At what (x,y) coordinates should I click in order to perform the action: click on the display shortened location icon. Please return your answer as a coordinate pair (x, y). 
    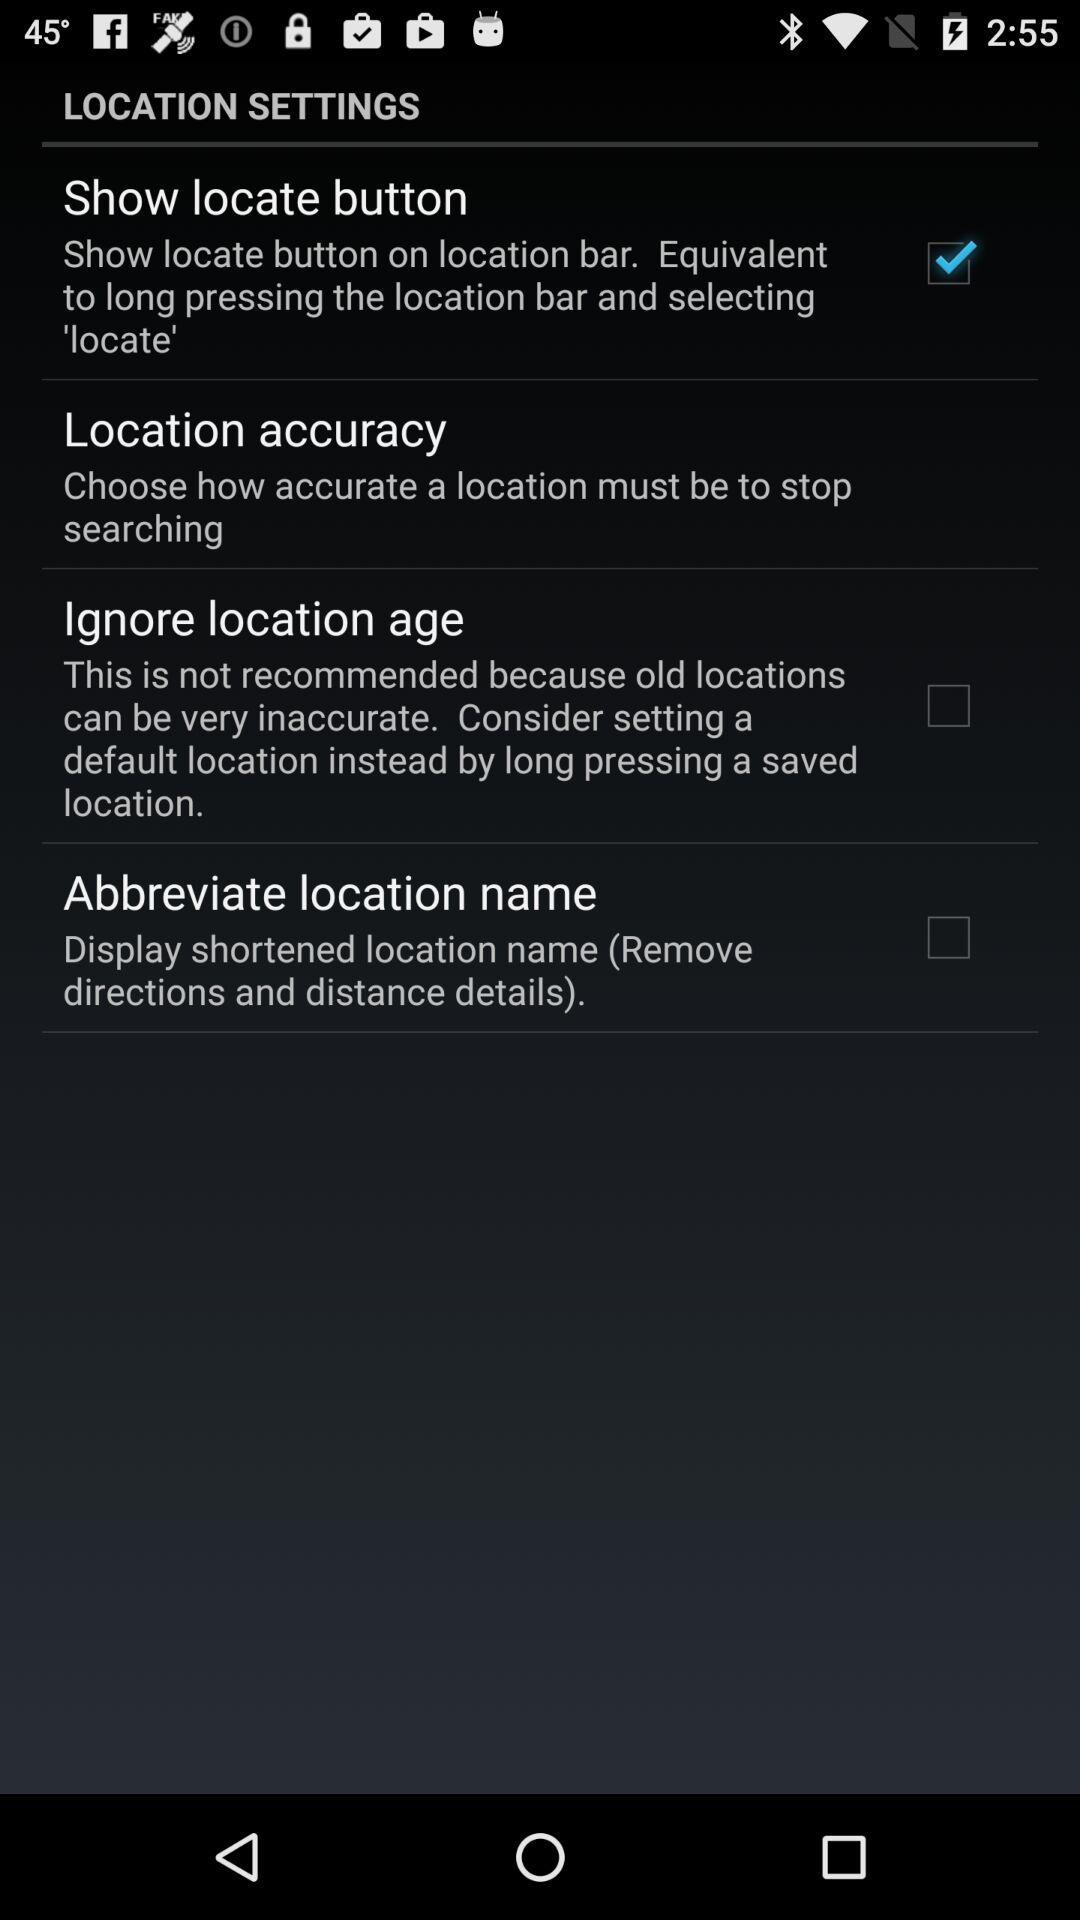
    Looking at the image, I should click on (463, 969).